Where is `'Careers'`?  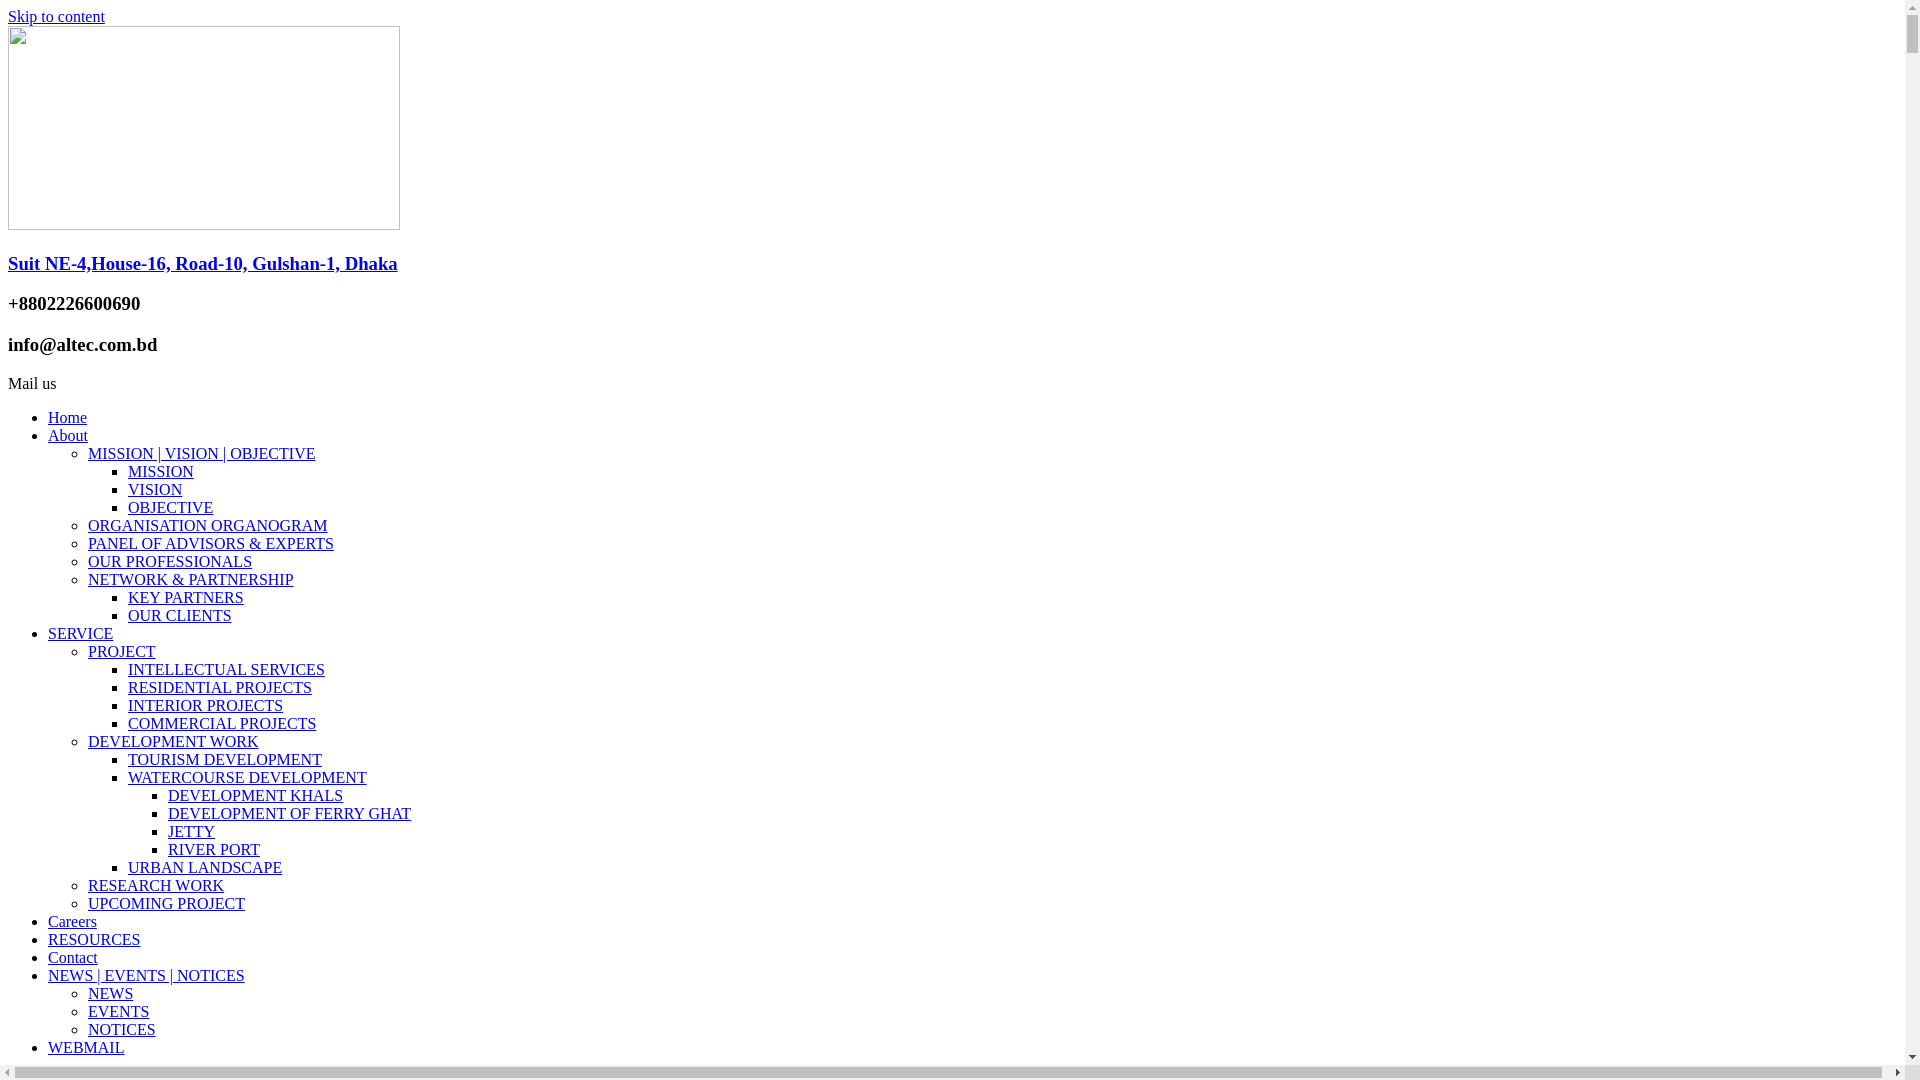
'Careers' is located at coordinates (72, 921).